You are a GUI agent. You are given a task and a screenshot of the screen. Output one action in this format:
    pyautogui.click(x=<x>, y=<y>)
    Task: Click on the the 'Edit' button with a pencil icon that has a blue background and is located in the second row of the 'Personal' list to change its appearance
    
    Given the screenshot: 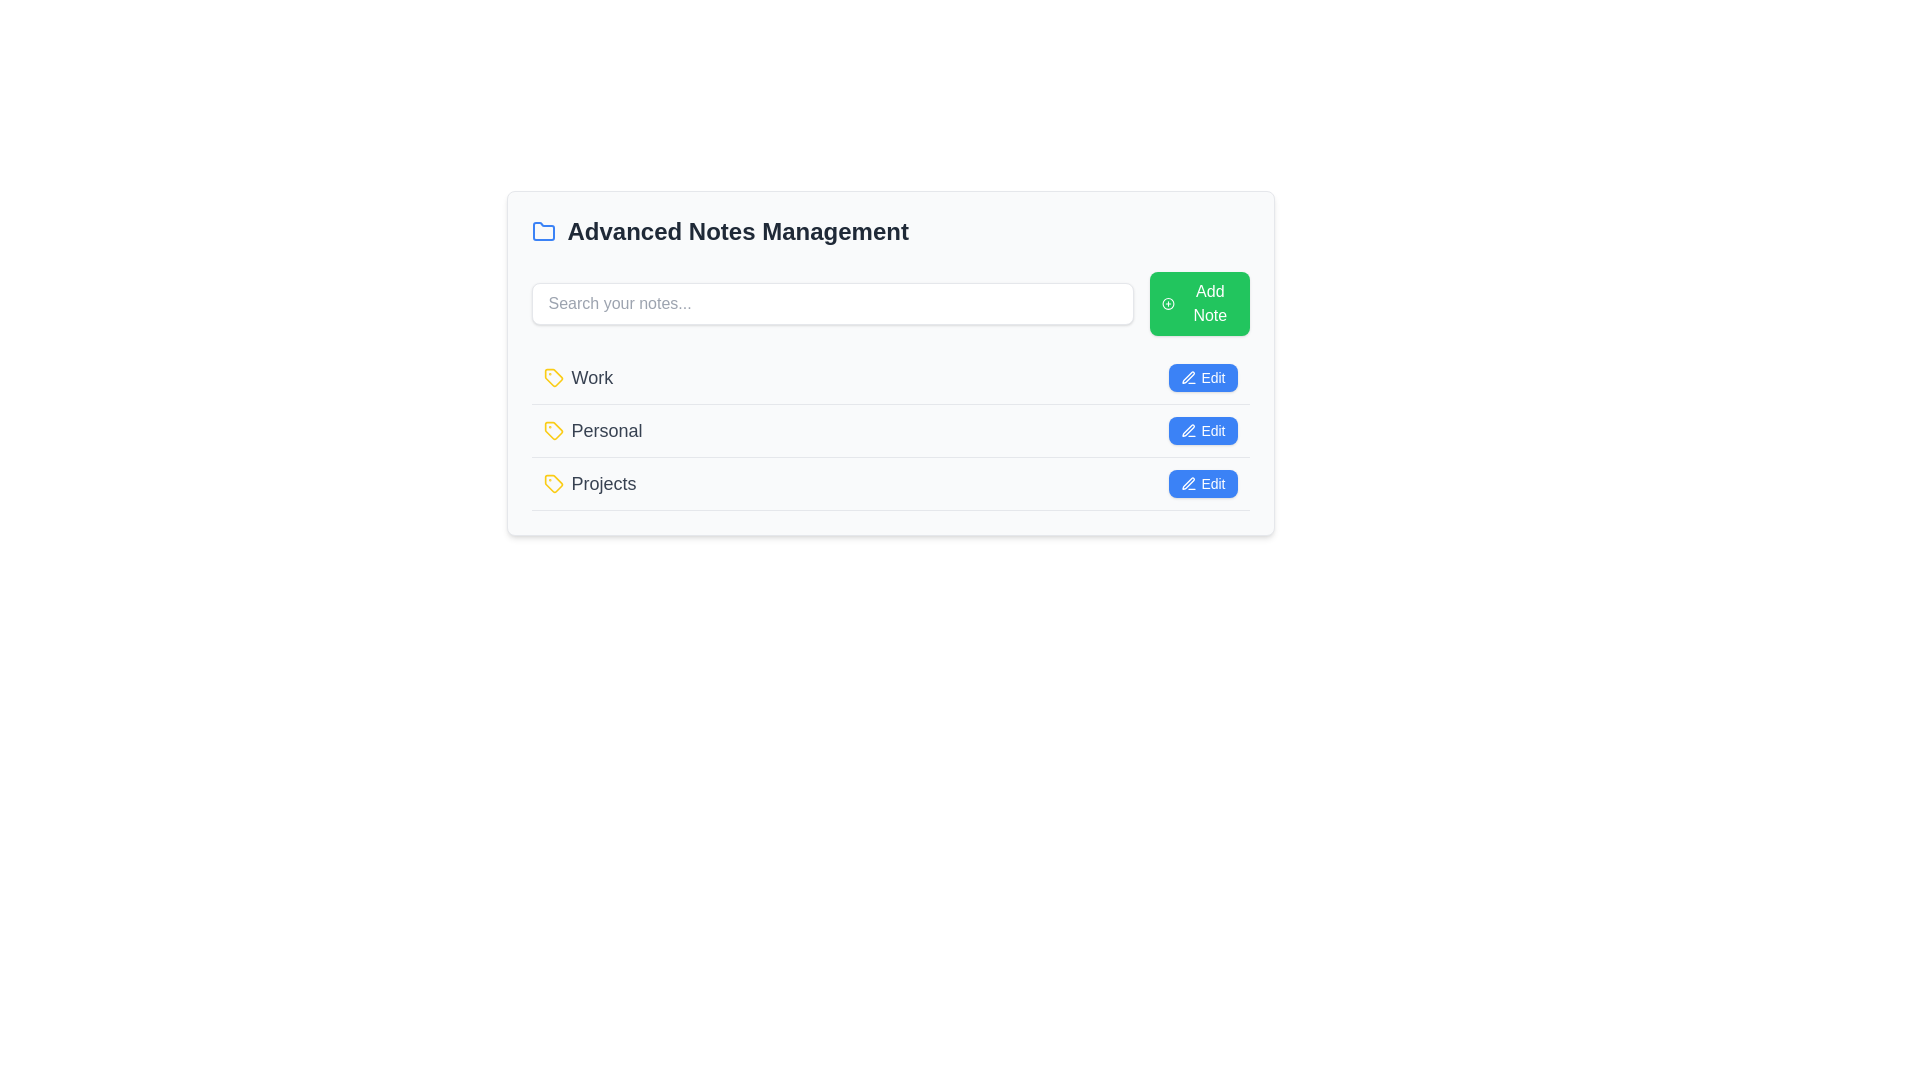 What is the action you would take?
    pyautogui.click(x=1202, y=430)
    